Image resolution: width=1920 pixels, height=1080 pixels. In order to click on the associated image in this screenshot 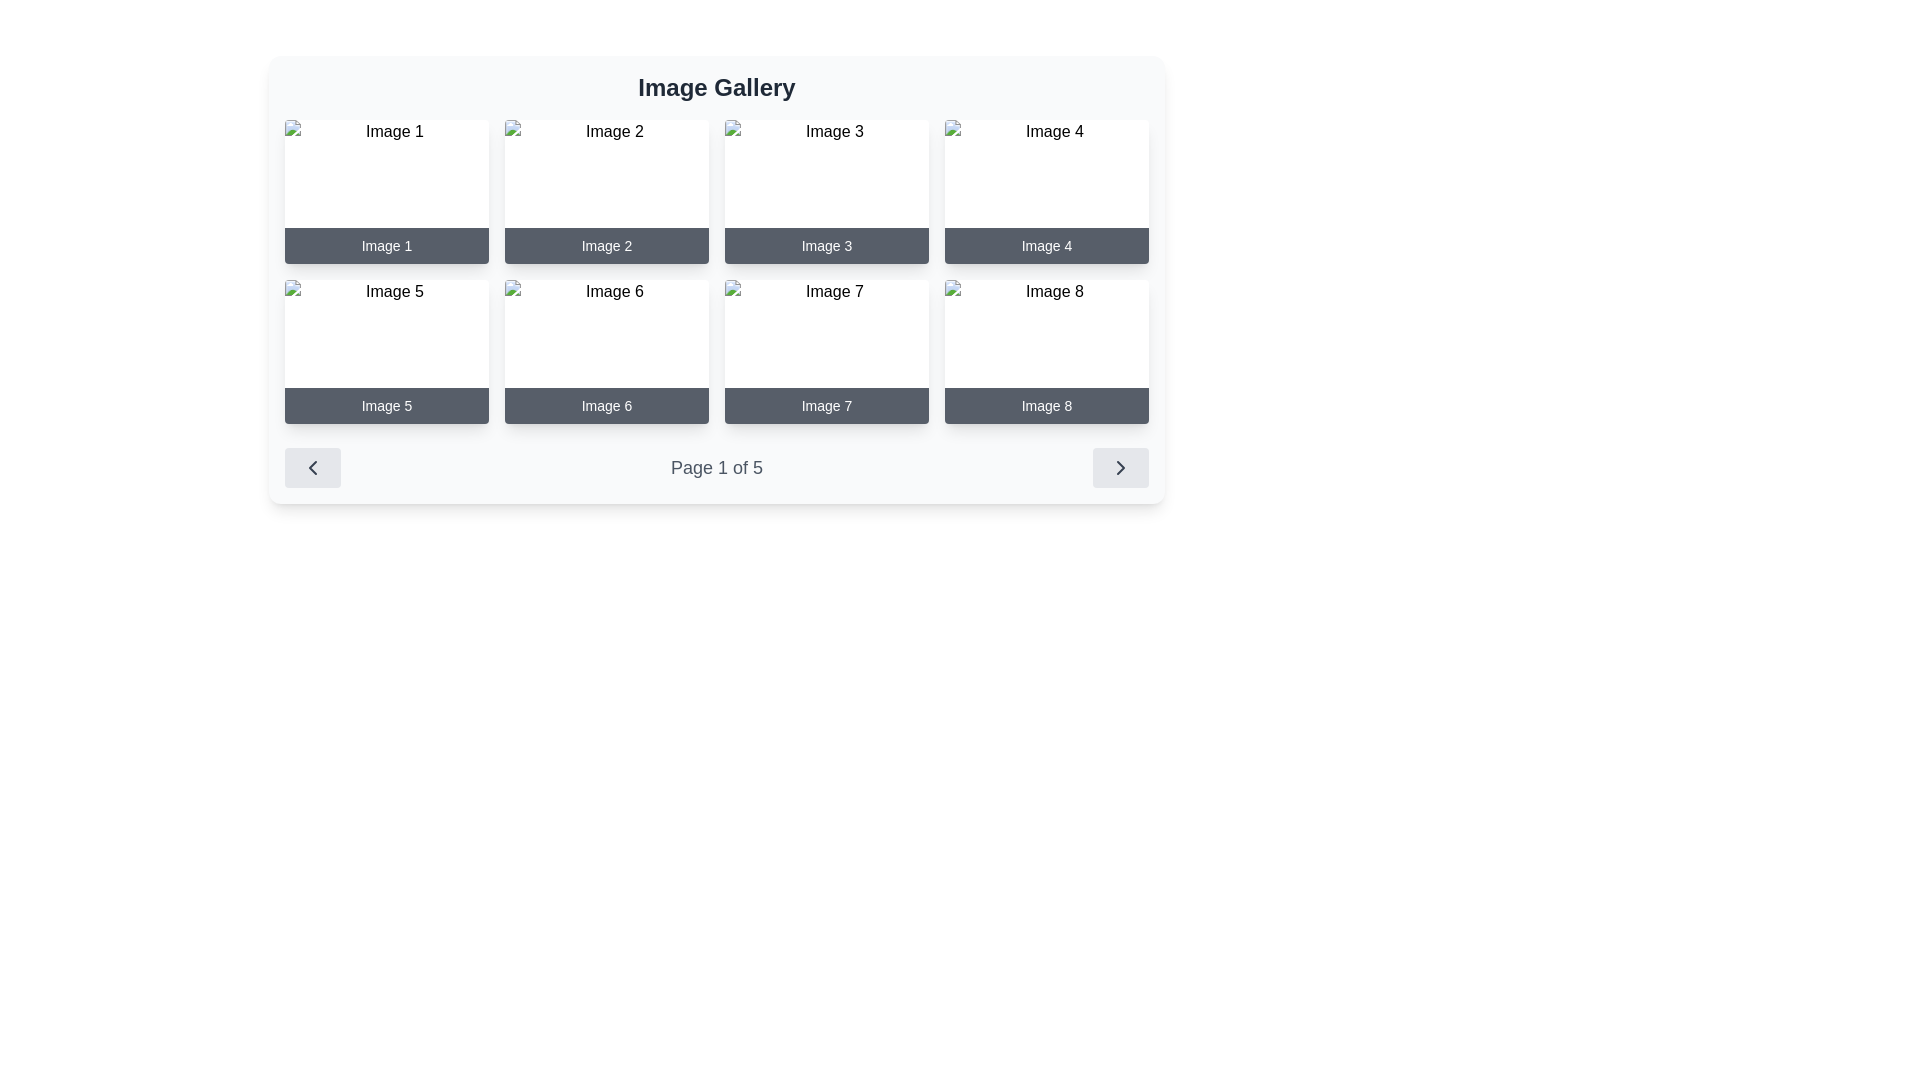, I will do `click(387, 245)`.